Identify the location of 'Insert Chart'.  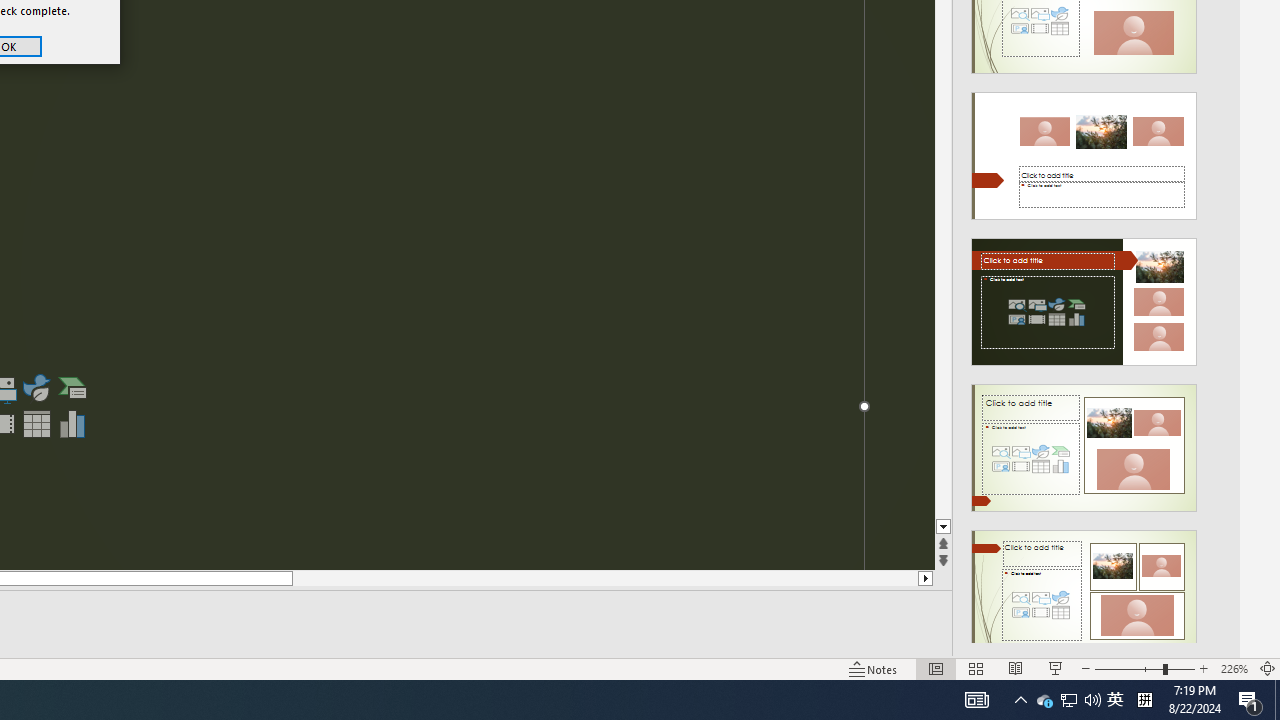
(73, 423).